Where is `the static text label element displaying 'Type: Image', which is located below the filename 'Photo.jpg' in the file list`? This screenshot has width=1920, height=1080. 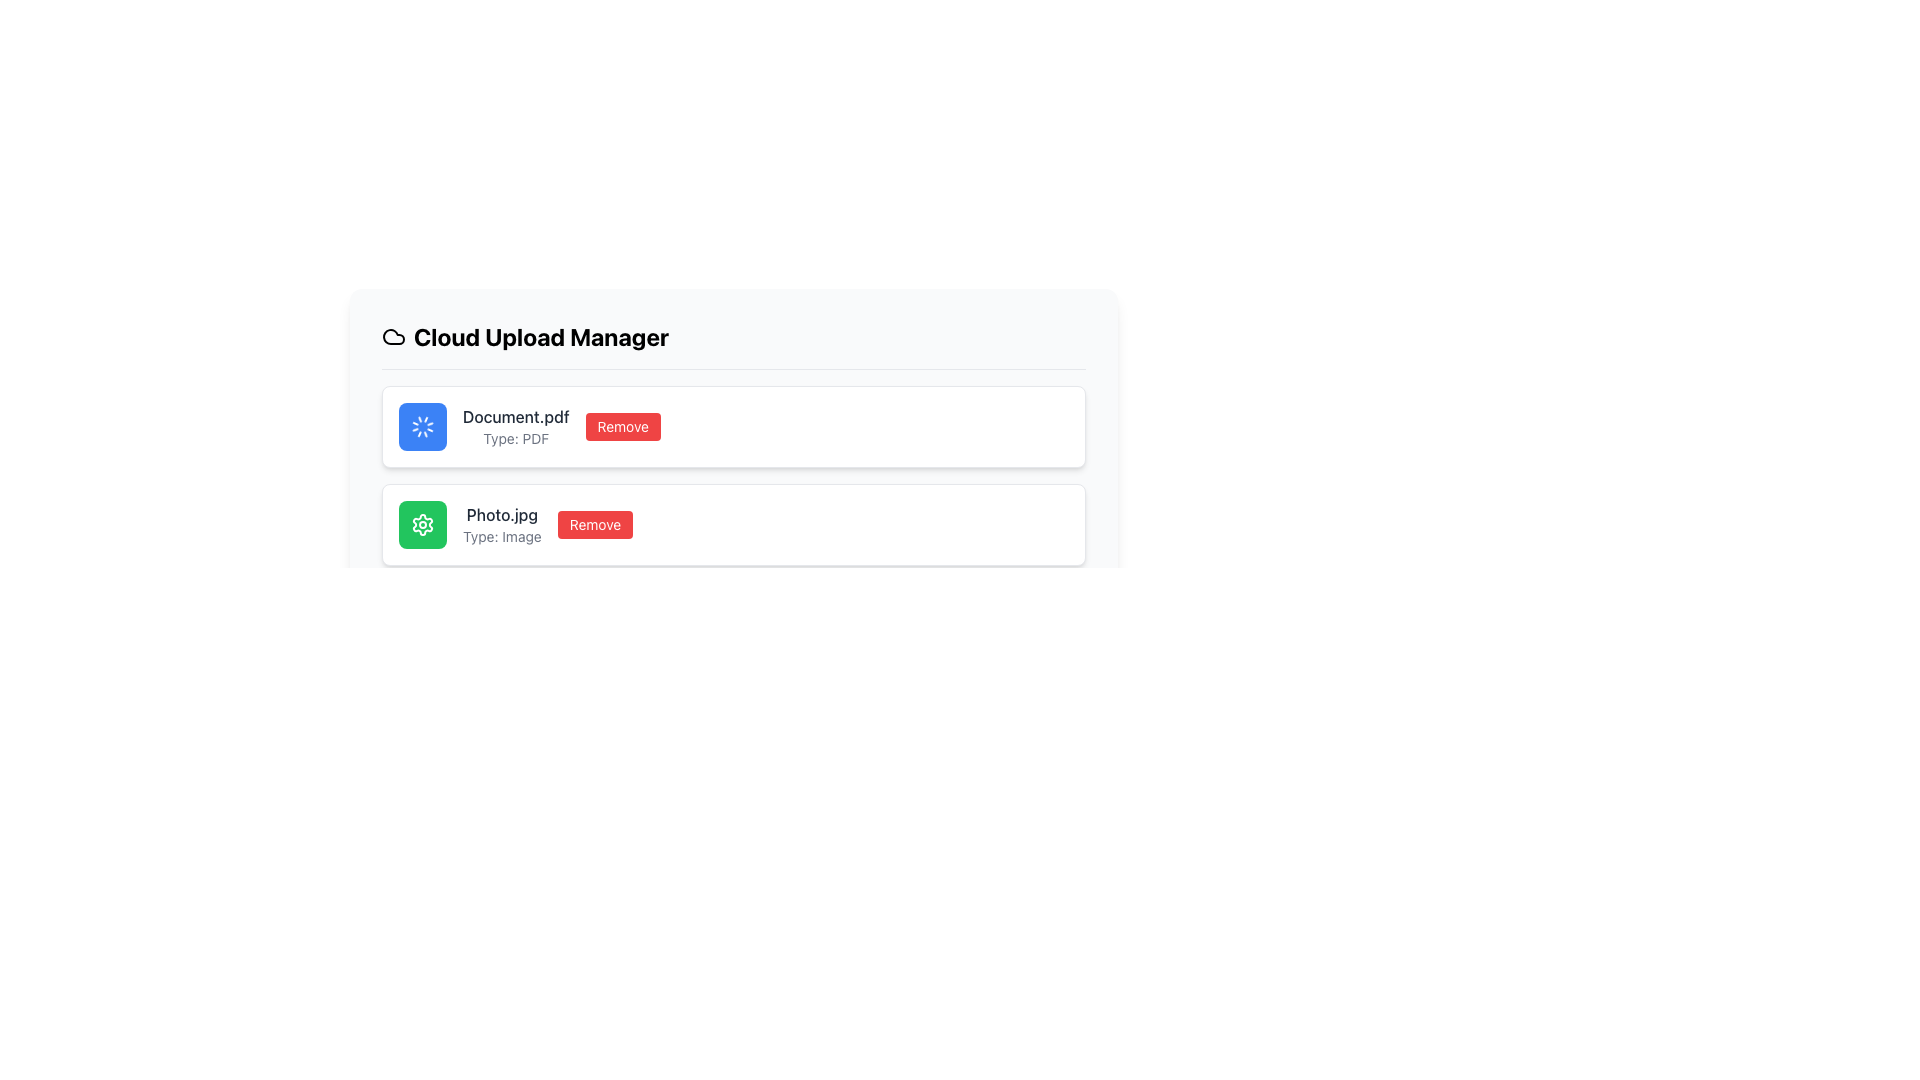
the static text label element displaying 'Type: Image', which is located below the filename 'Photo.jpg' in the file list is located at coordinates (502, 535).